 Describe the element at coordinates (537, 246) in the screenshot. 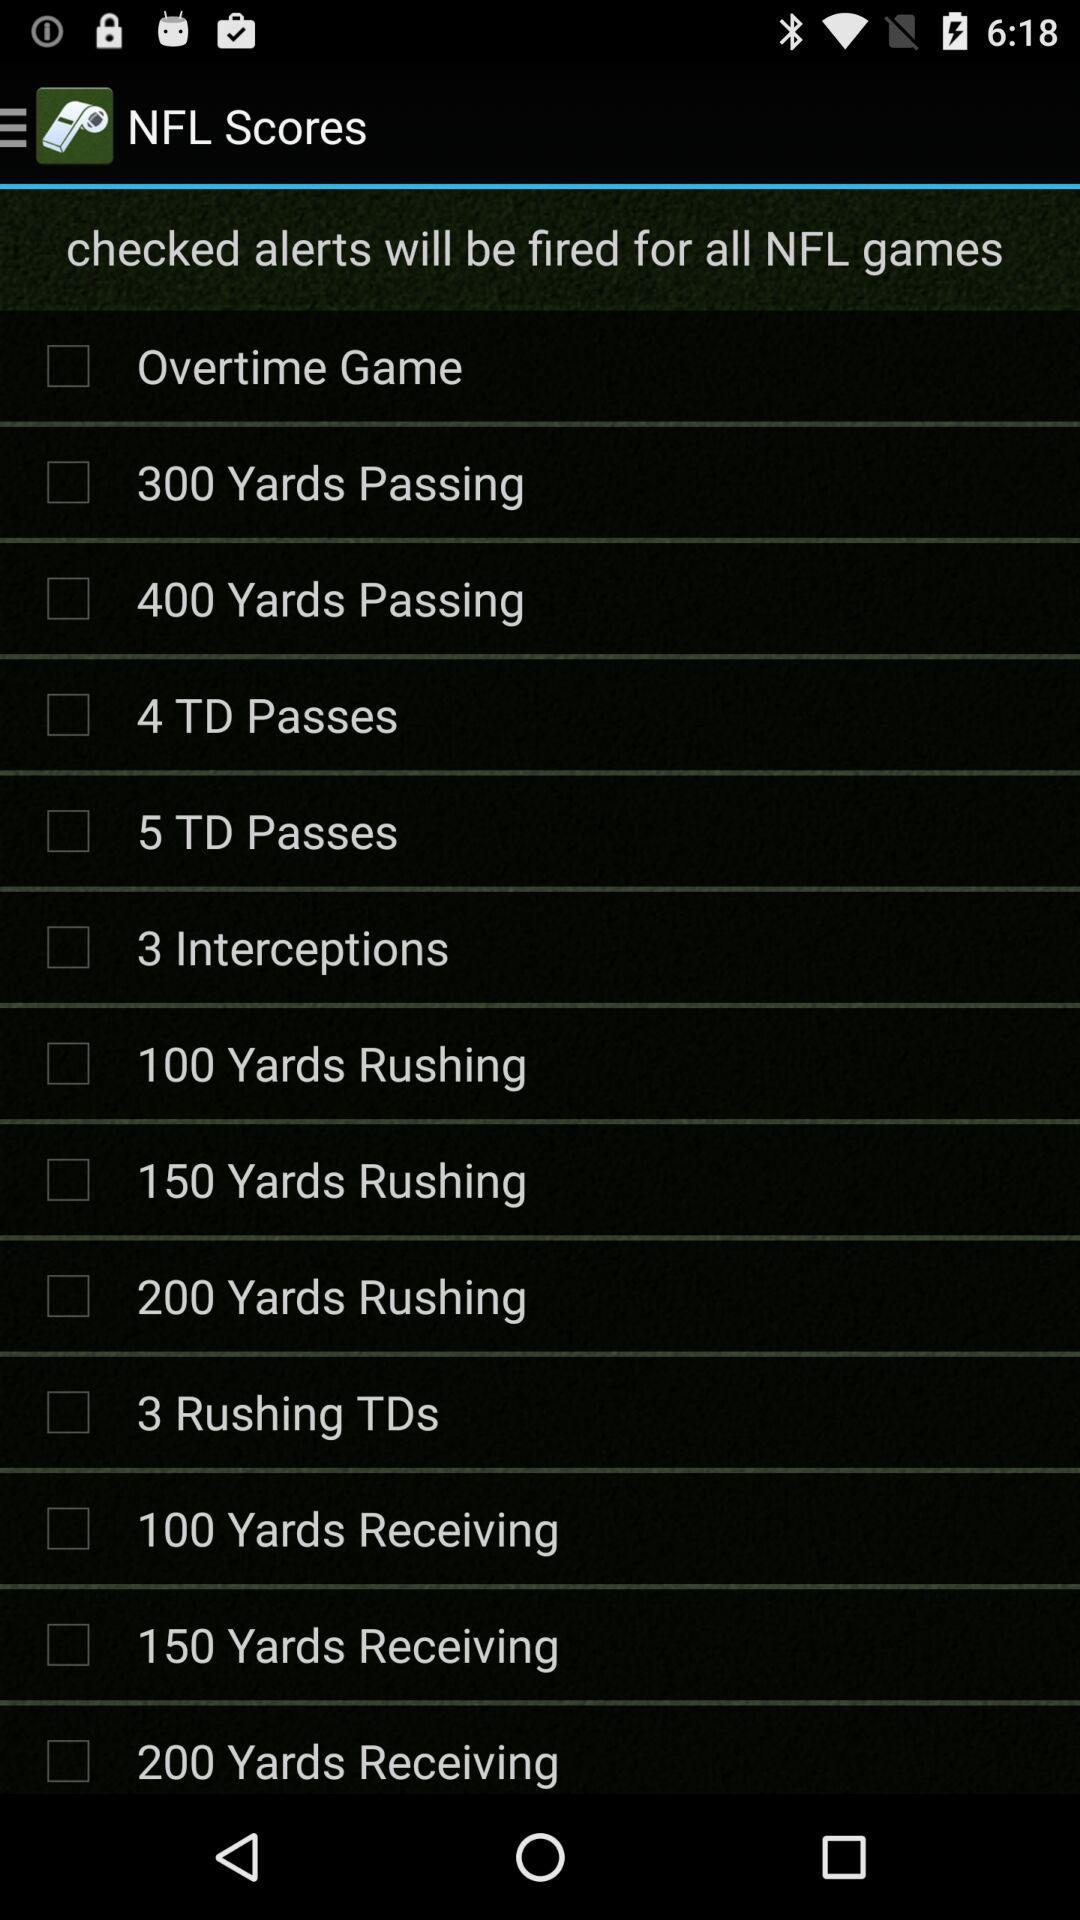

I see `checked alerts will icon` at that location.